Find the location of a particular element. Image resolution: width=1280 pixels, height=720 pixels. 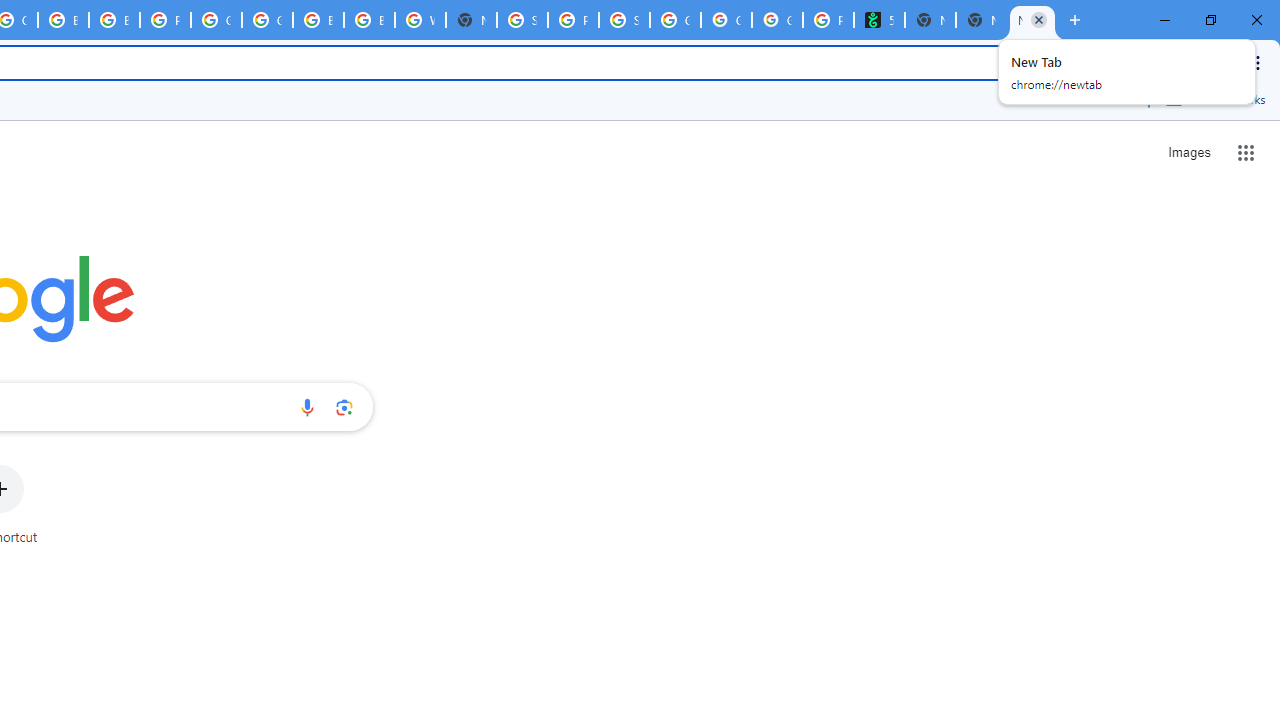

'Browse Chrome as a guest - Computer - Google Chrome Help' is located at coordinates (369, 20).